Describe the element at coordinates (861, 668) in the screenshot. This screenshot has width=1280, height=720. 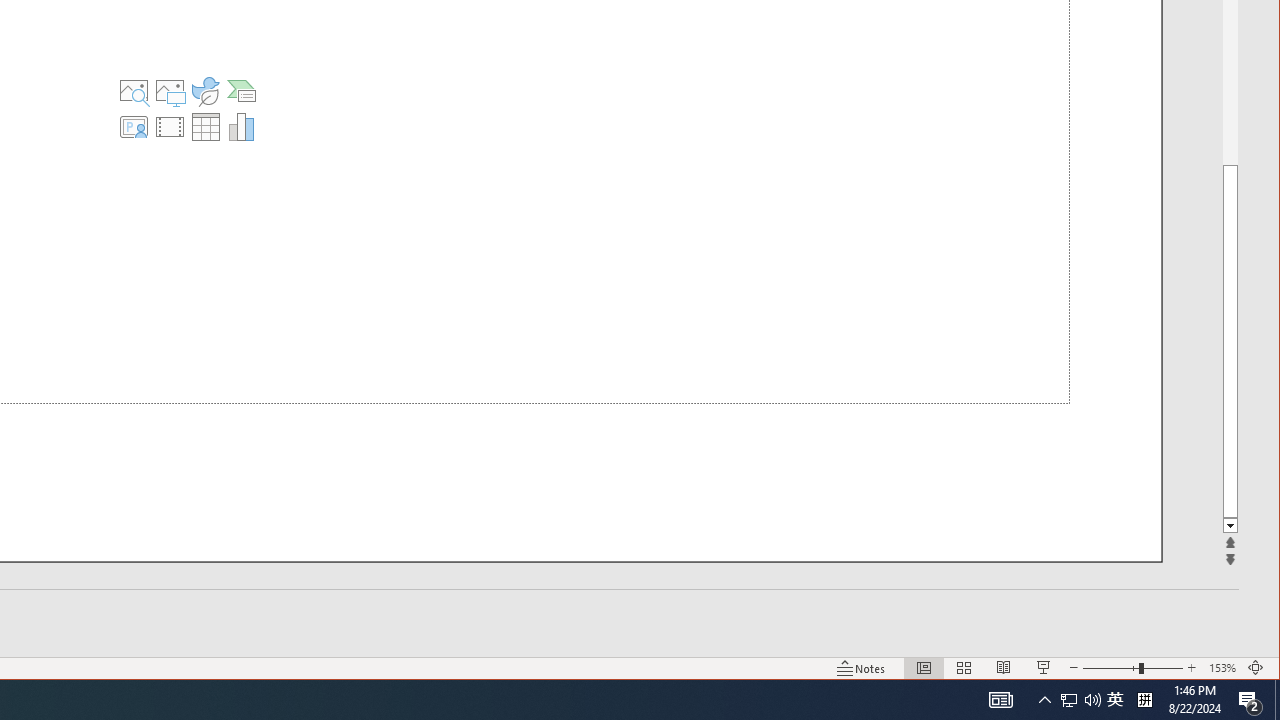
I see `'Notes '` at that location.